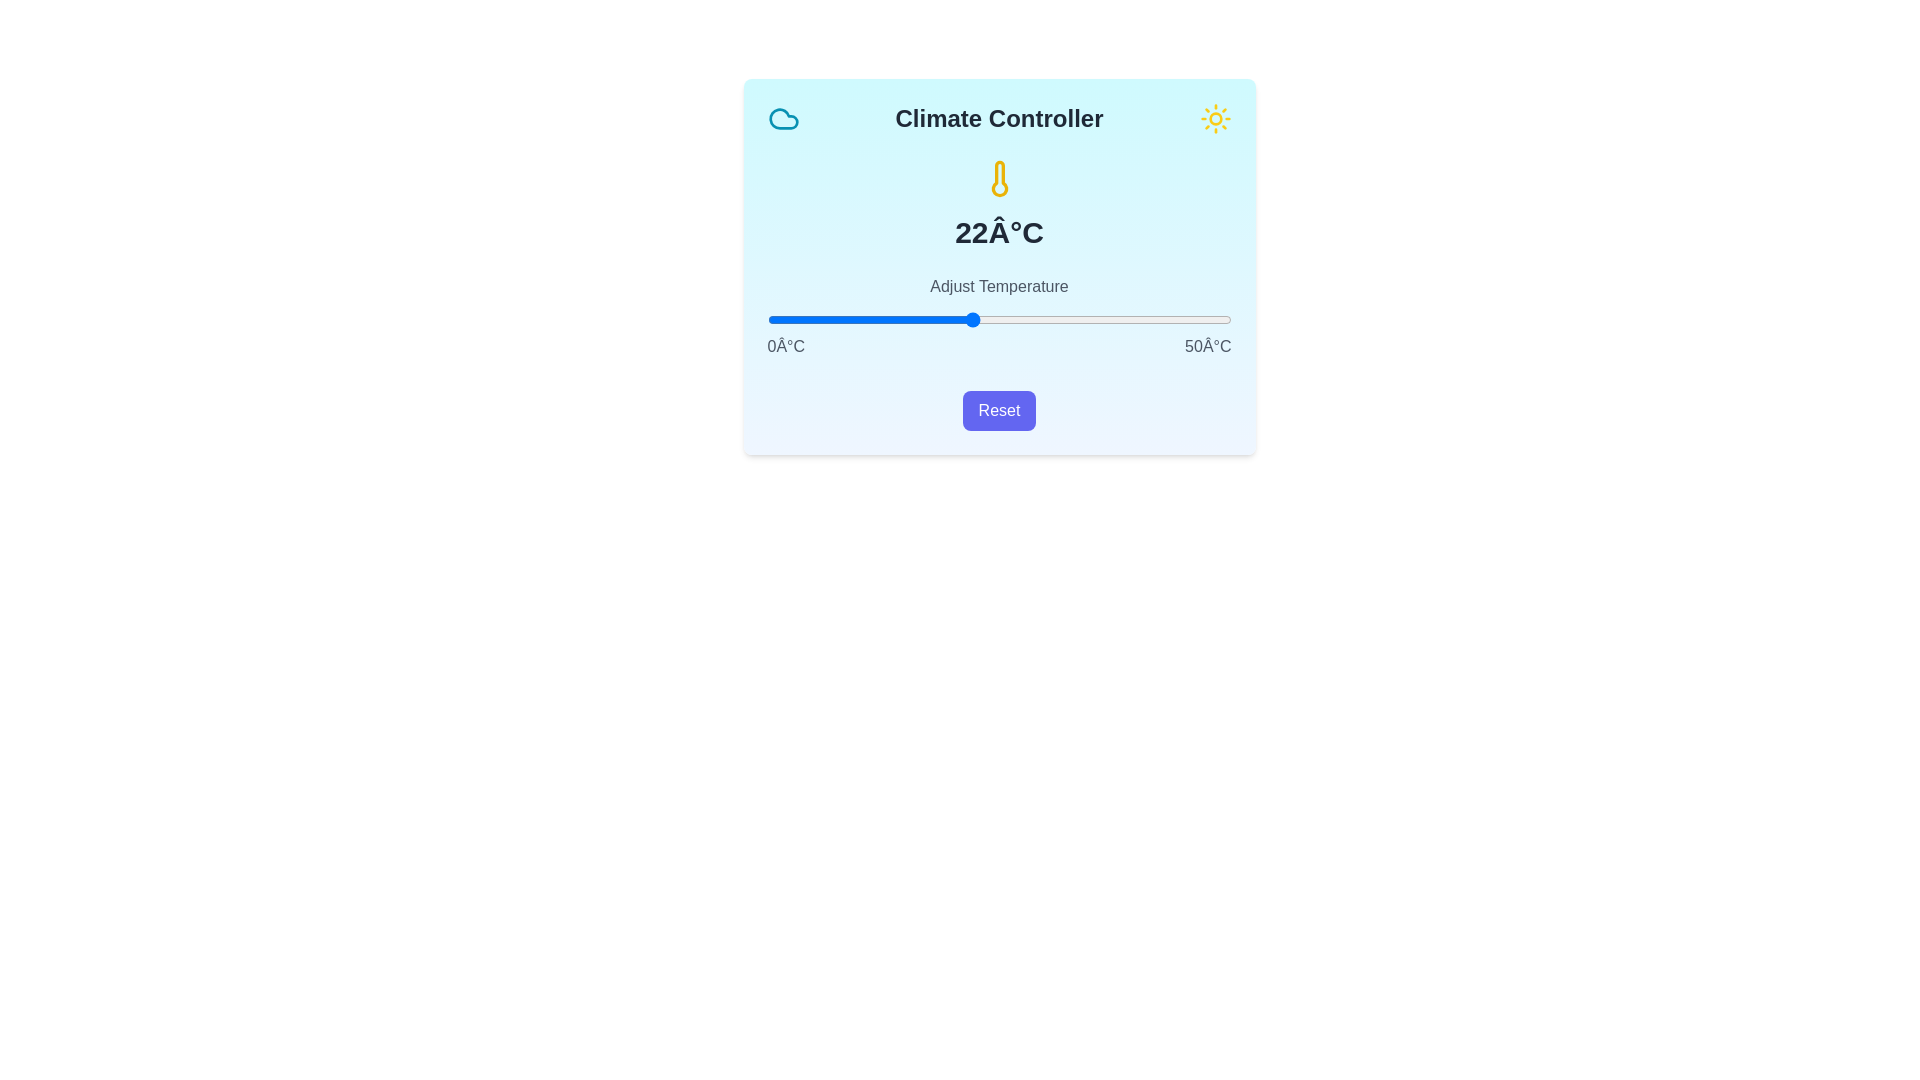 This screenshot has width=1920, height=1080. What do you see at coordinates (999, 410) in the screenshot?
I see `reset button to reset the temperature to its default value` at bounding box center [999, 410].